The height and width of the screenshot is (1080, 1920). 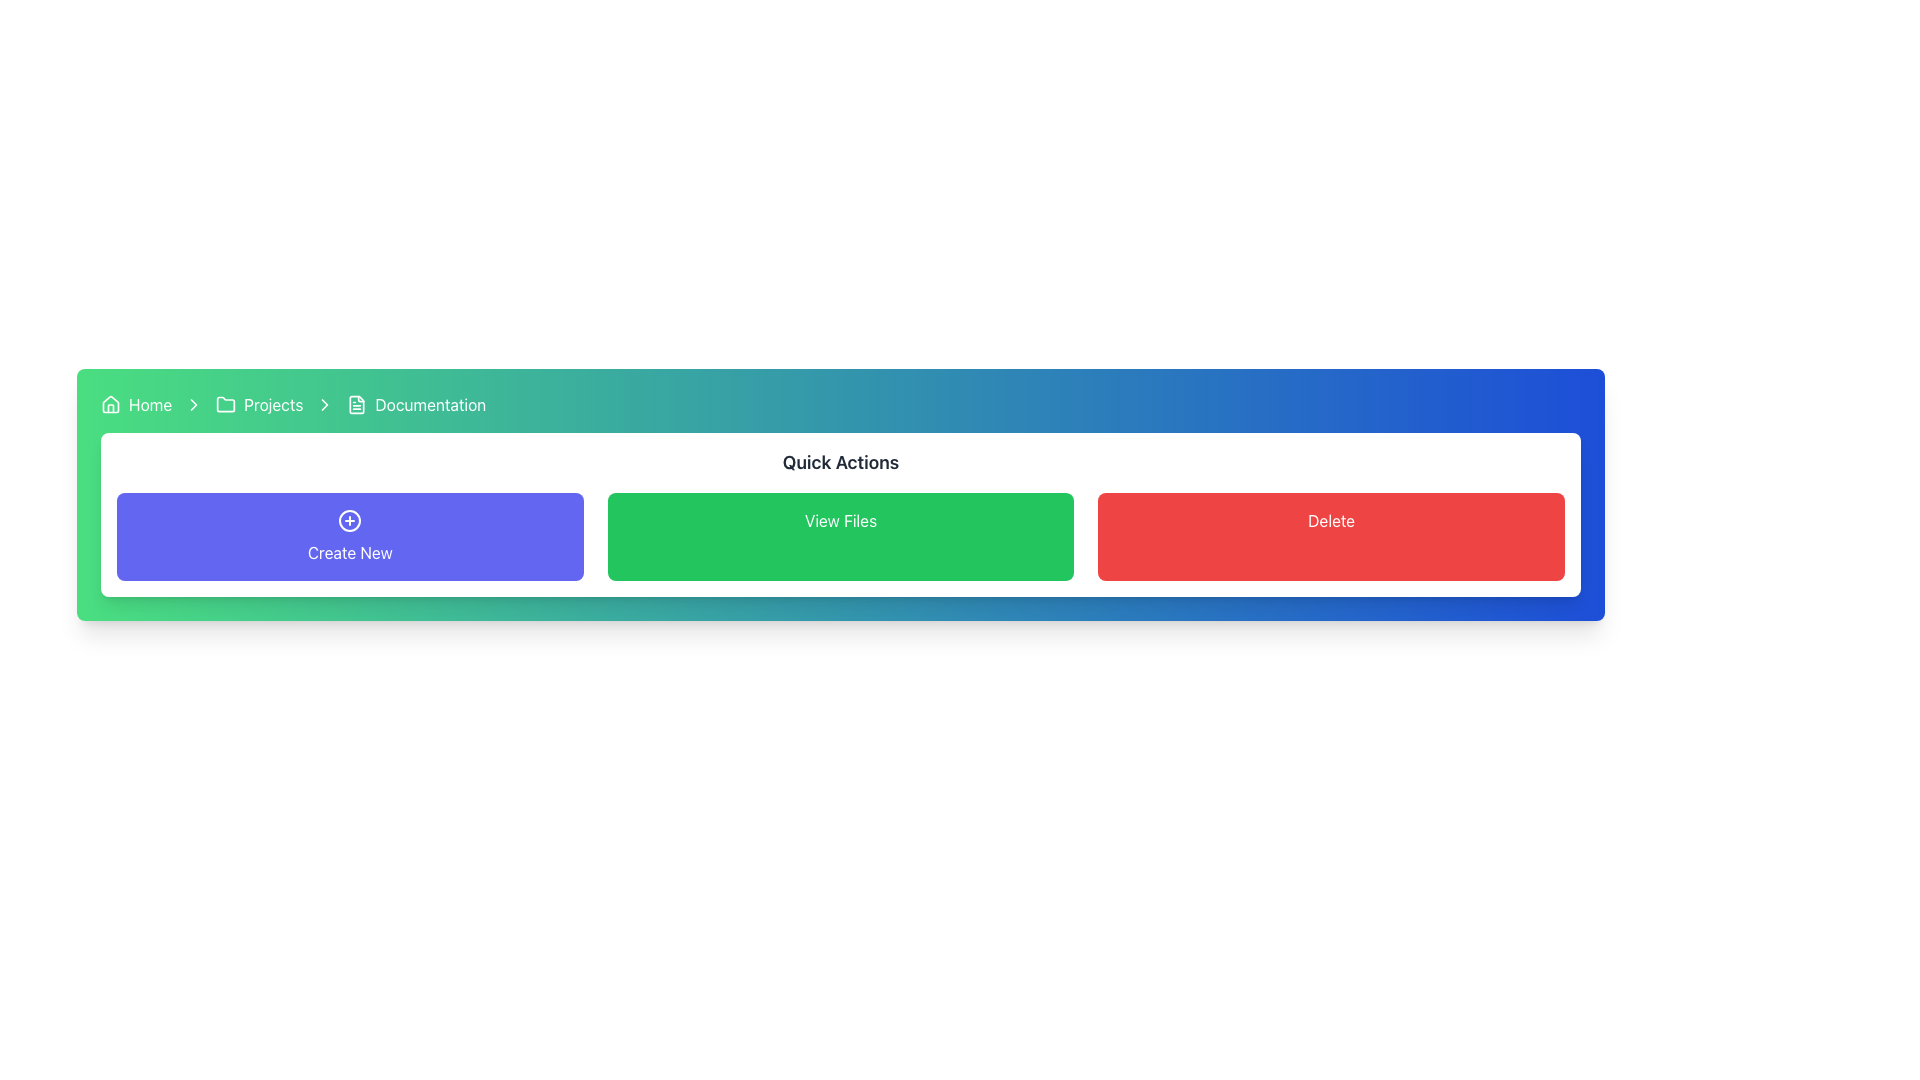 I want to click on the button in the 'Quick Actions' section that allows users, so click(x=840, y=535).